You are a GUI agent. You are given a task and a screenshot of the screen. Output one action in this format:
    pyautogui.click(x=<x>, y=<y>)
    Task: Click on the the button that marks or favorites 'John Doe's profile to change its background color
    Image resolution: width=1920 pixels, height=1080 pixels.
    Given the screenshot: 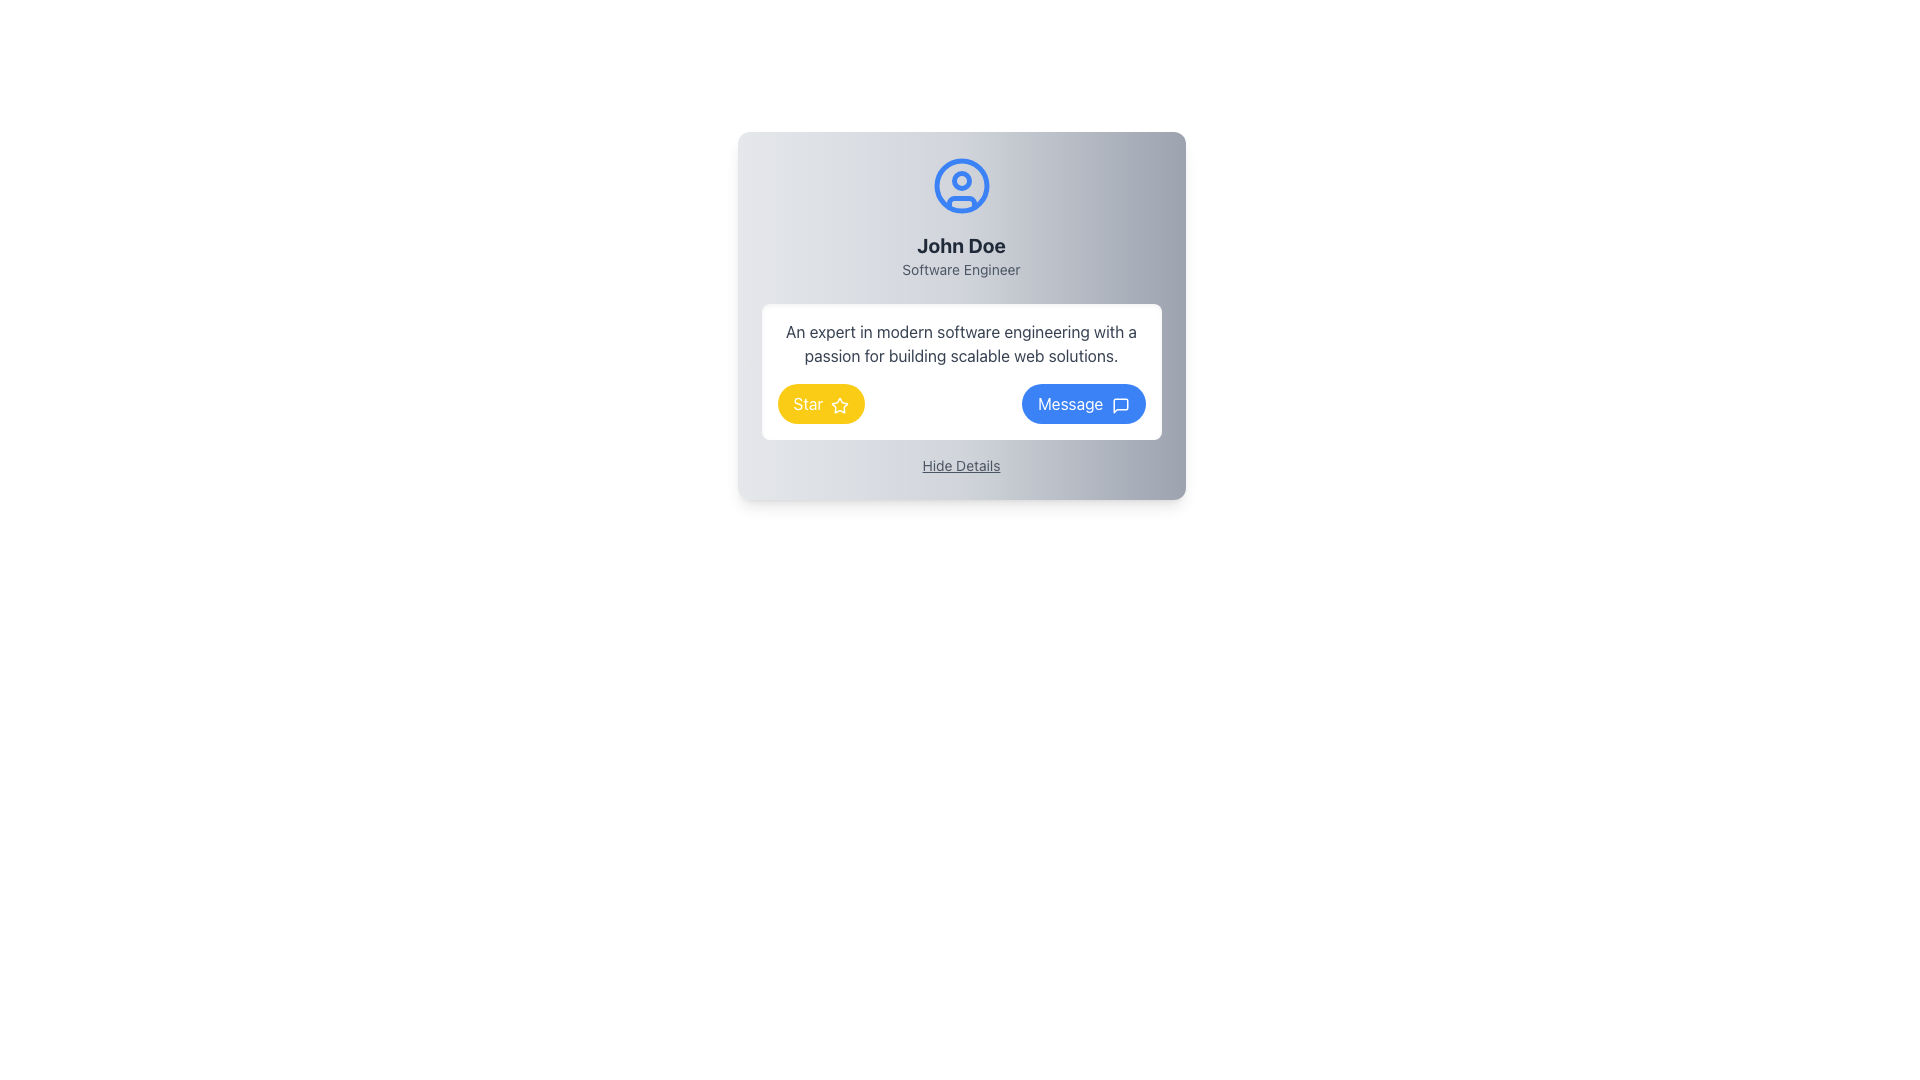 What is the action you would take?
    pyautogui.click(x=821, y=404)
    